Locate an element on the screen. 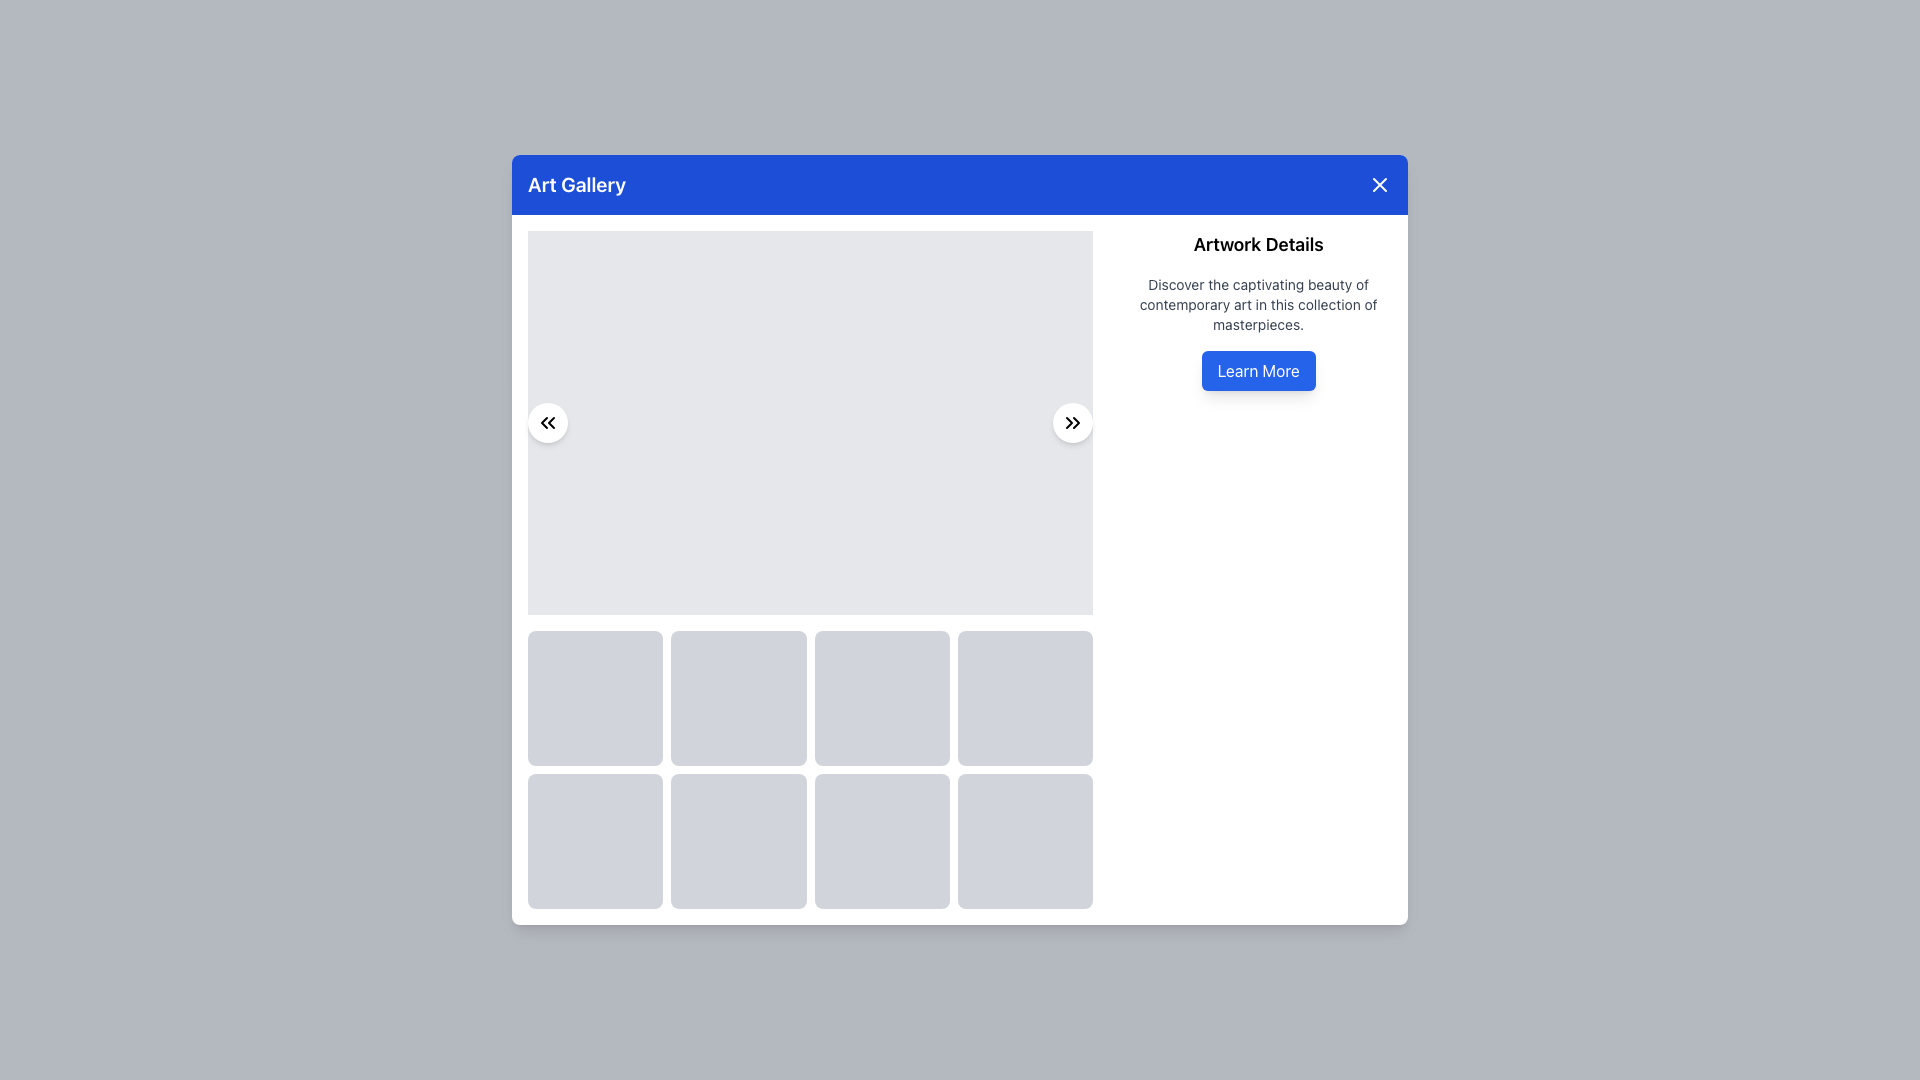  the left arrow icon used for navigating to the previous item in the carousel or image gallery is located at coordinates (544, 421).